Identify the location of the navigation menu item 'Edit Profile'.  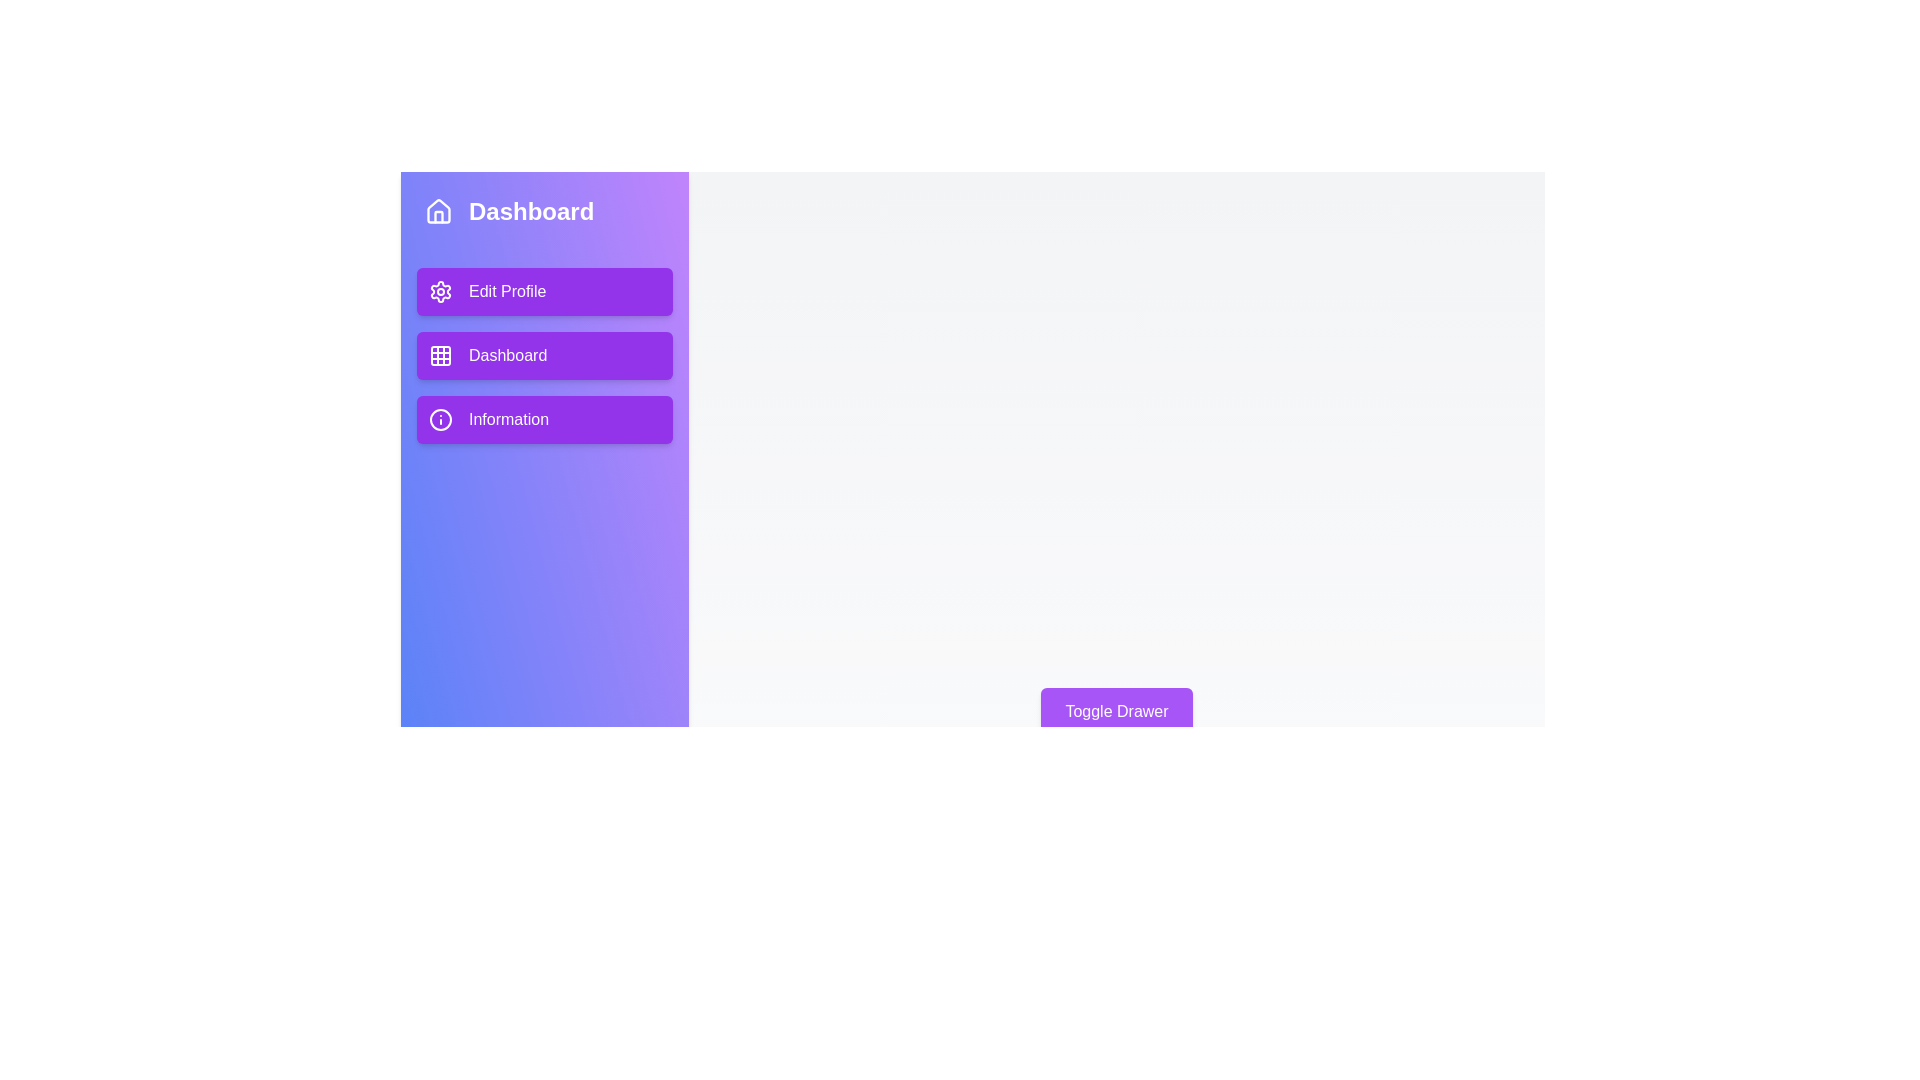
(545, 292).